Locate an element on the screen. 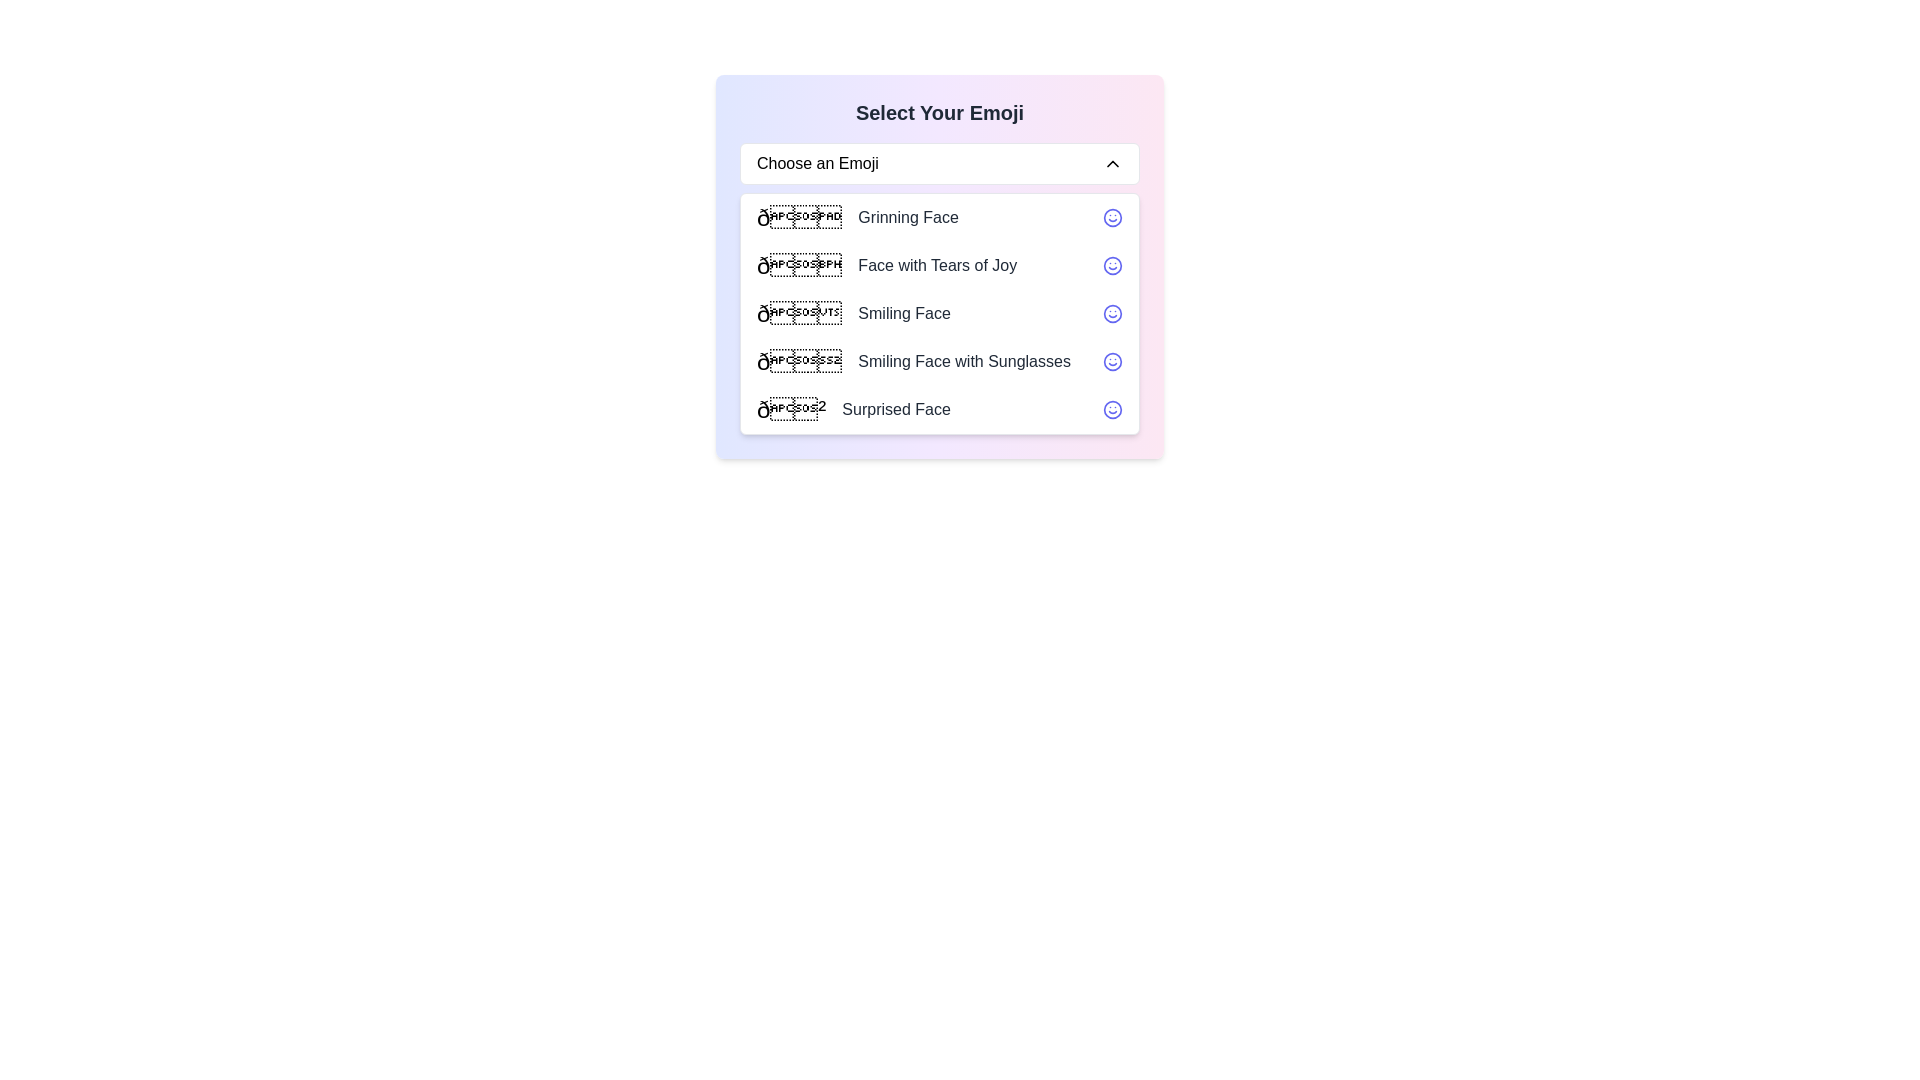  the list item displaying 'Smiling Face with Sunglasses' is located at coordinates (939, 362).